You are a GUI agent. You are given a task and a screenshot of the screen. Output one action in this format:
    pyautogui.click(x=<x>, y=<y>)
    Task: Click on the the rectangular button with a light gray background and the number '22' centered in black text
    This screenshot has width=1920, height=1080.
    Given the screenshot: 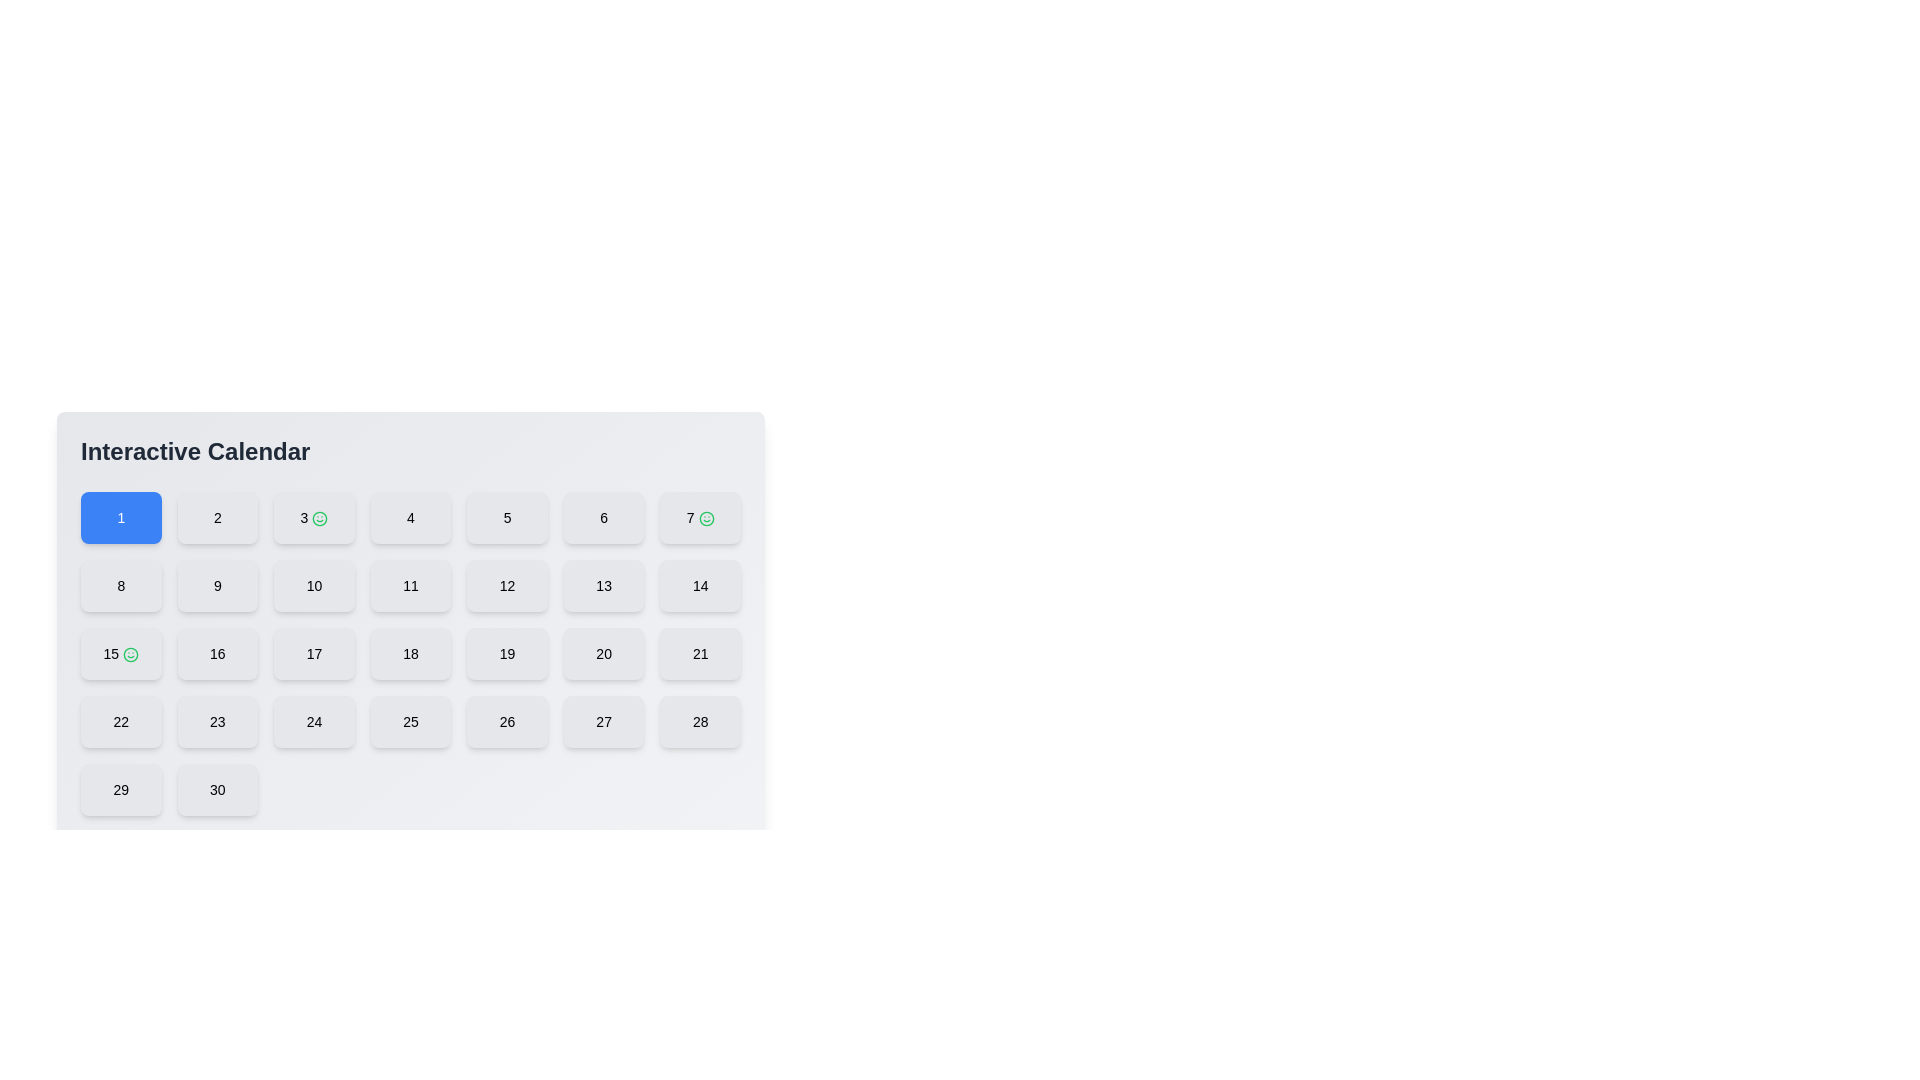 What is the action you would take?
    pyautogui.click(x=120, y=721)
    